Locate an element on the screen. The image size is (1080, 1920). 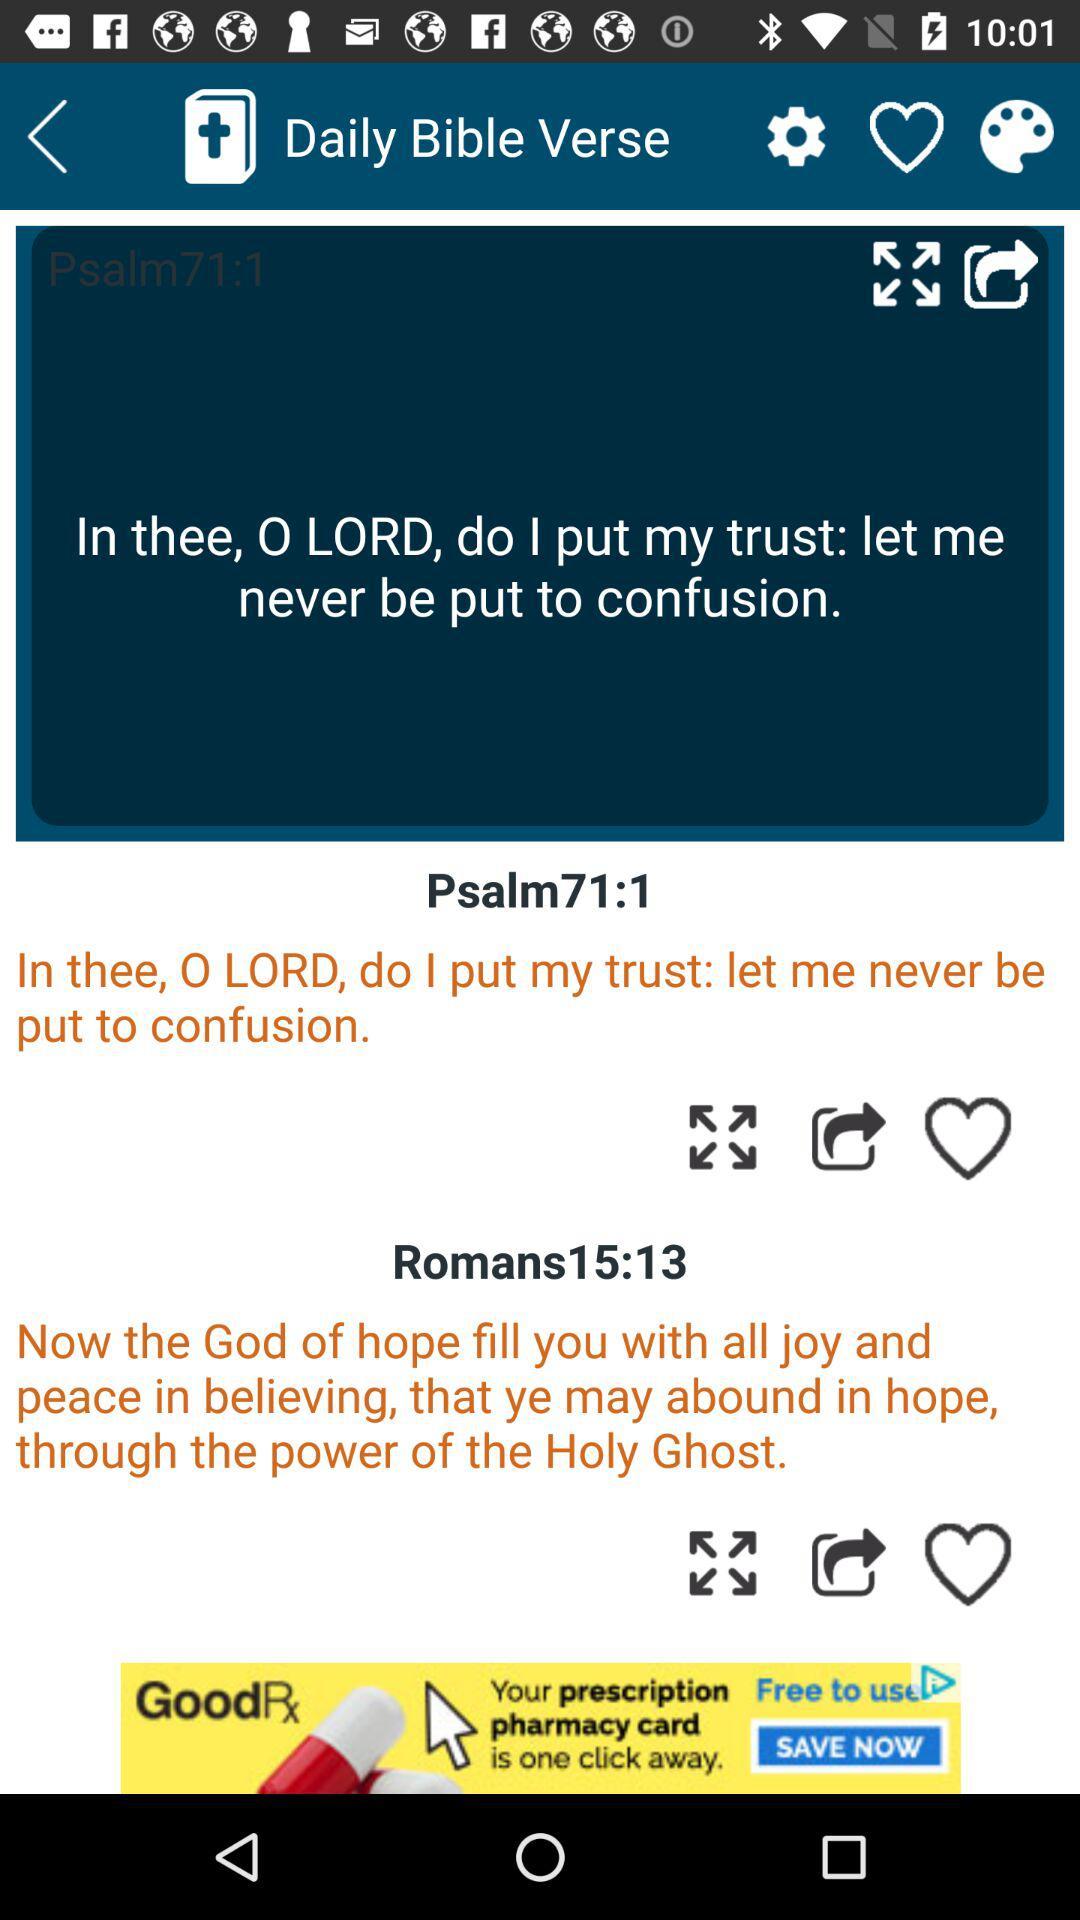
big page is located at coordinates (906, 272).